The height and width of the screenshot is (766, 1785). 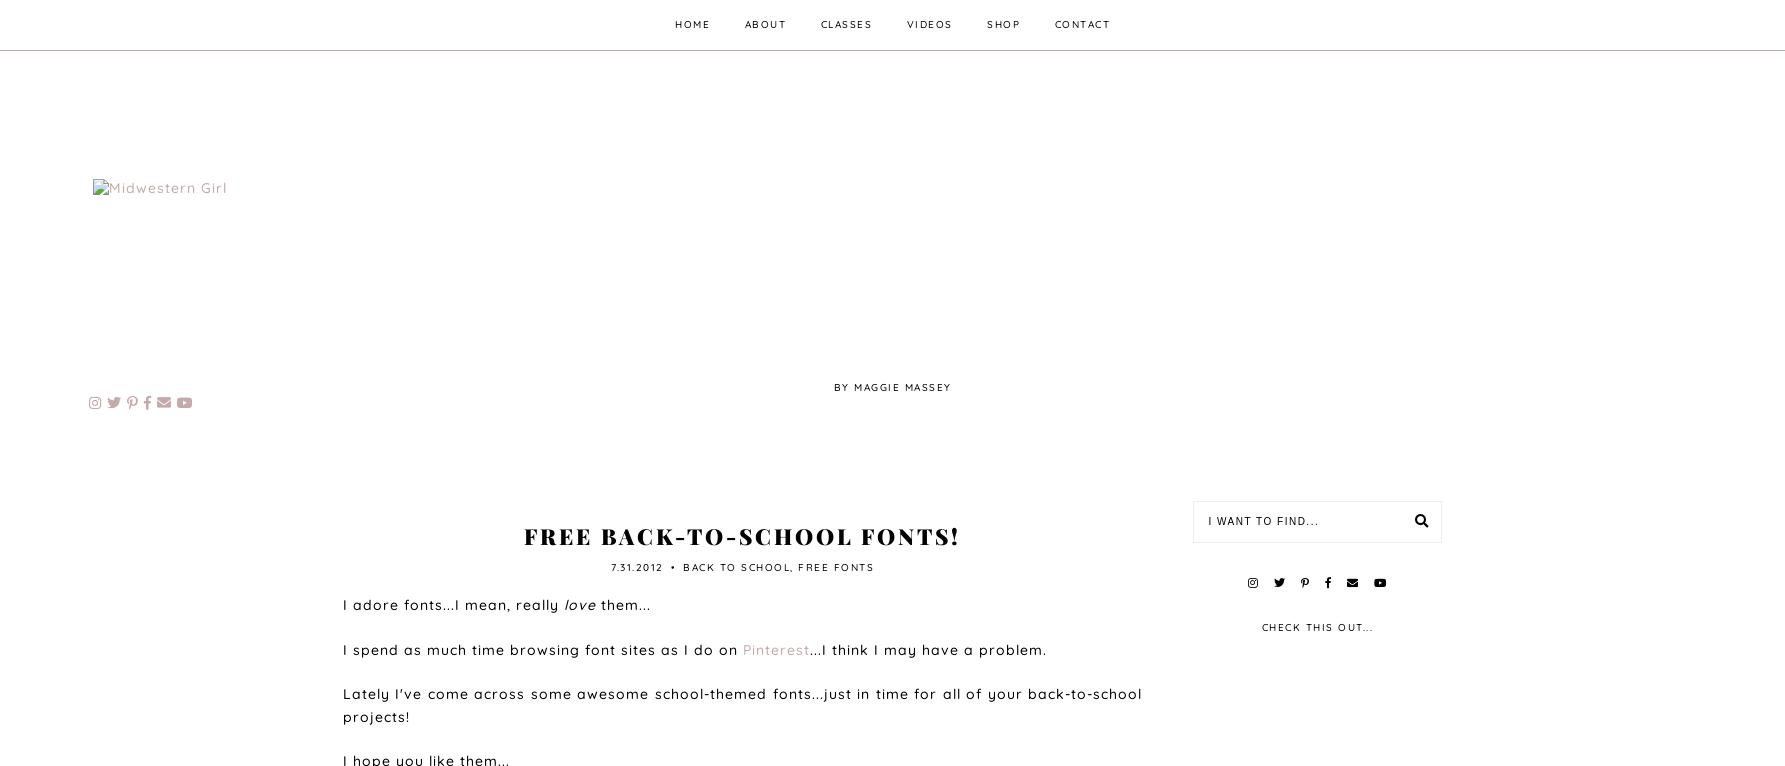 I want to click on 'by maggie massey', so click(x=891, y=385).